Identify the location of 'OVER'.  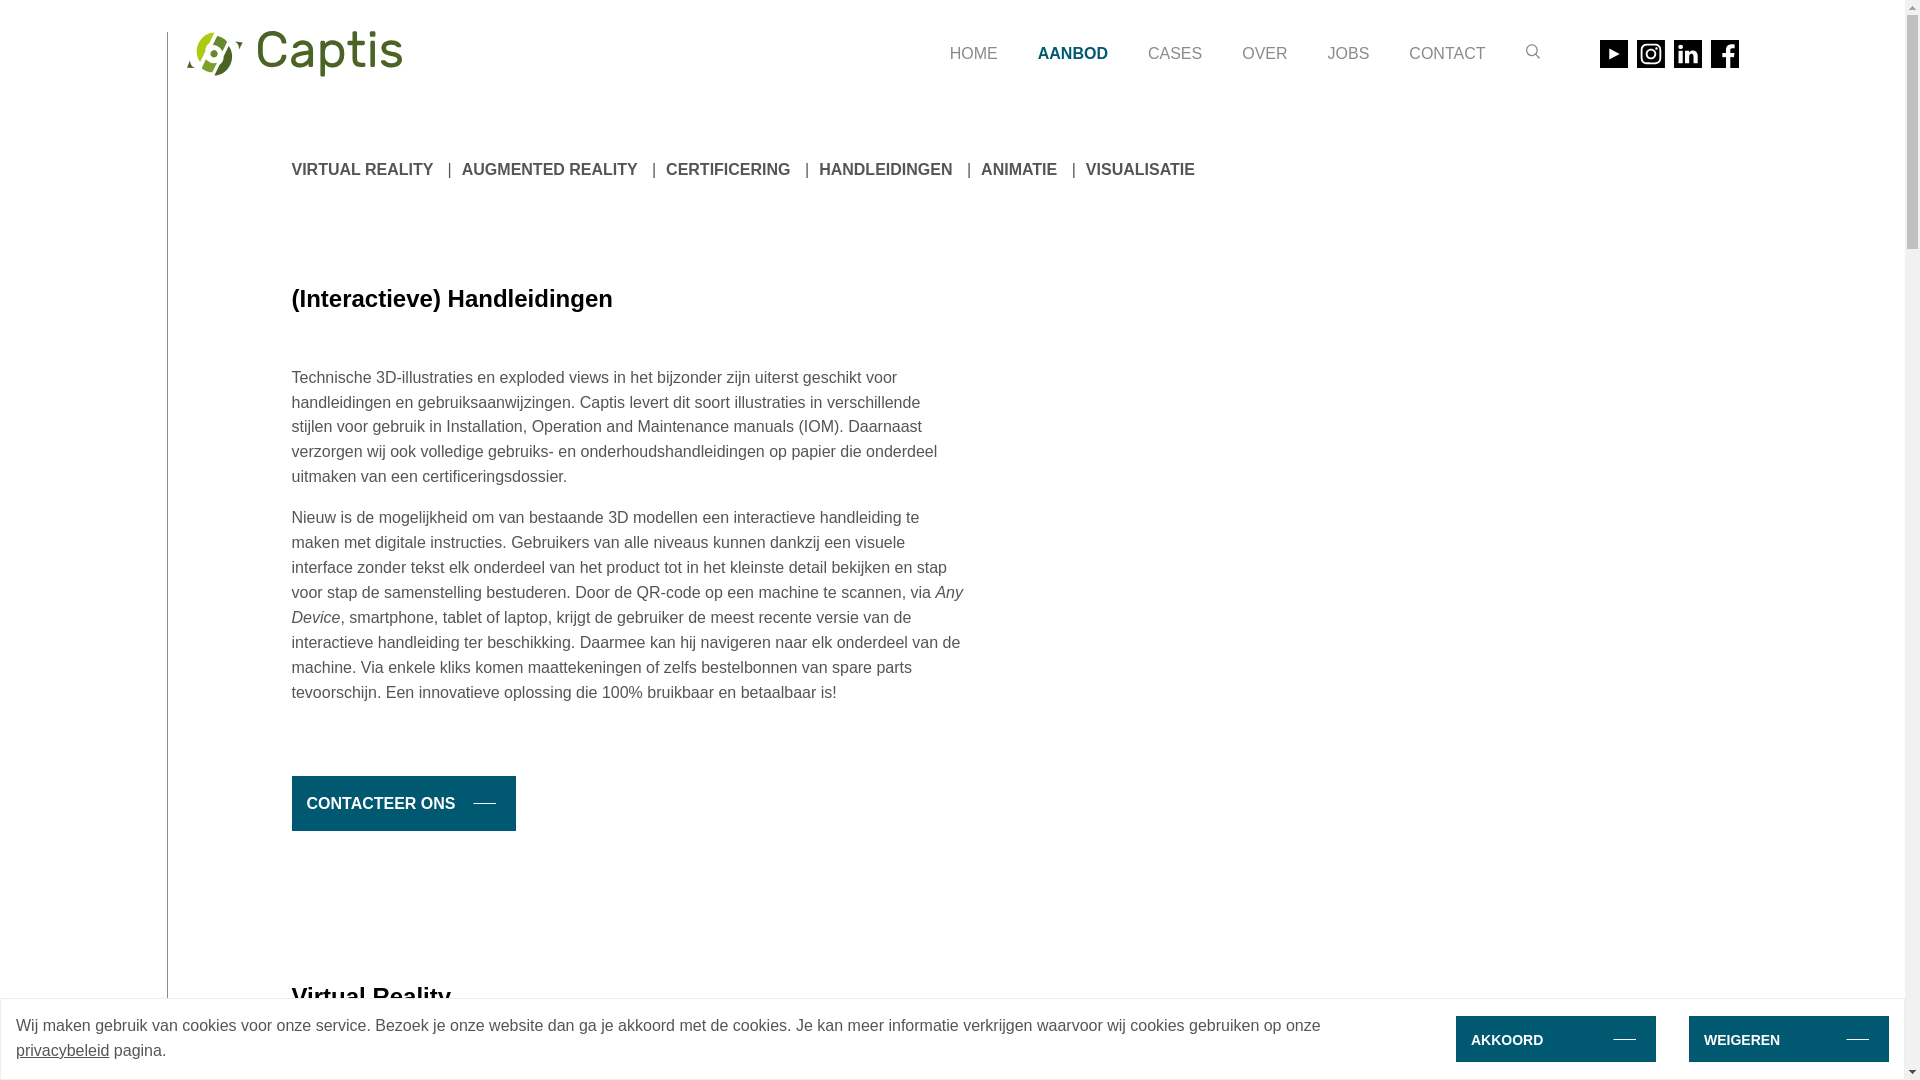
(1263, 53).